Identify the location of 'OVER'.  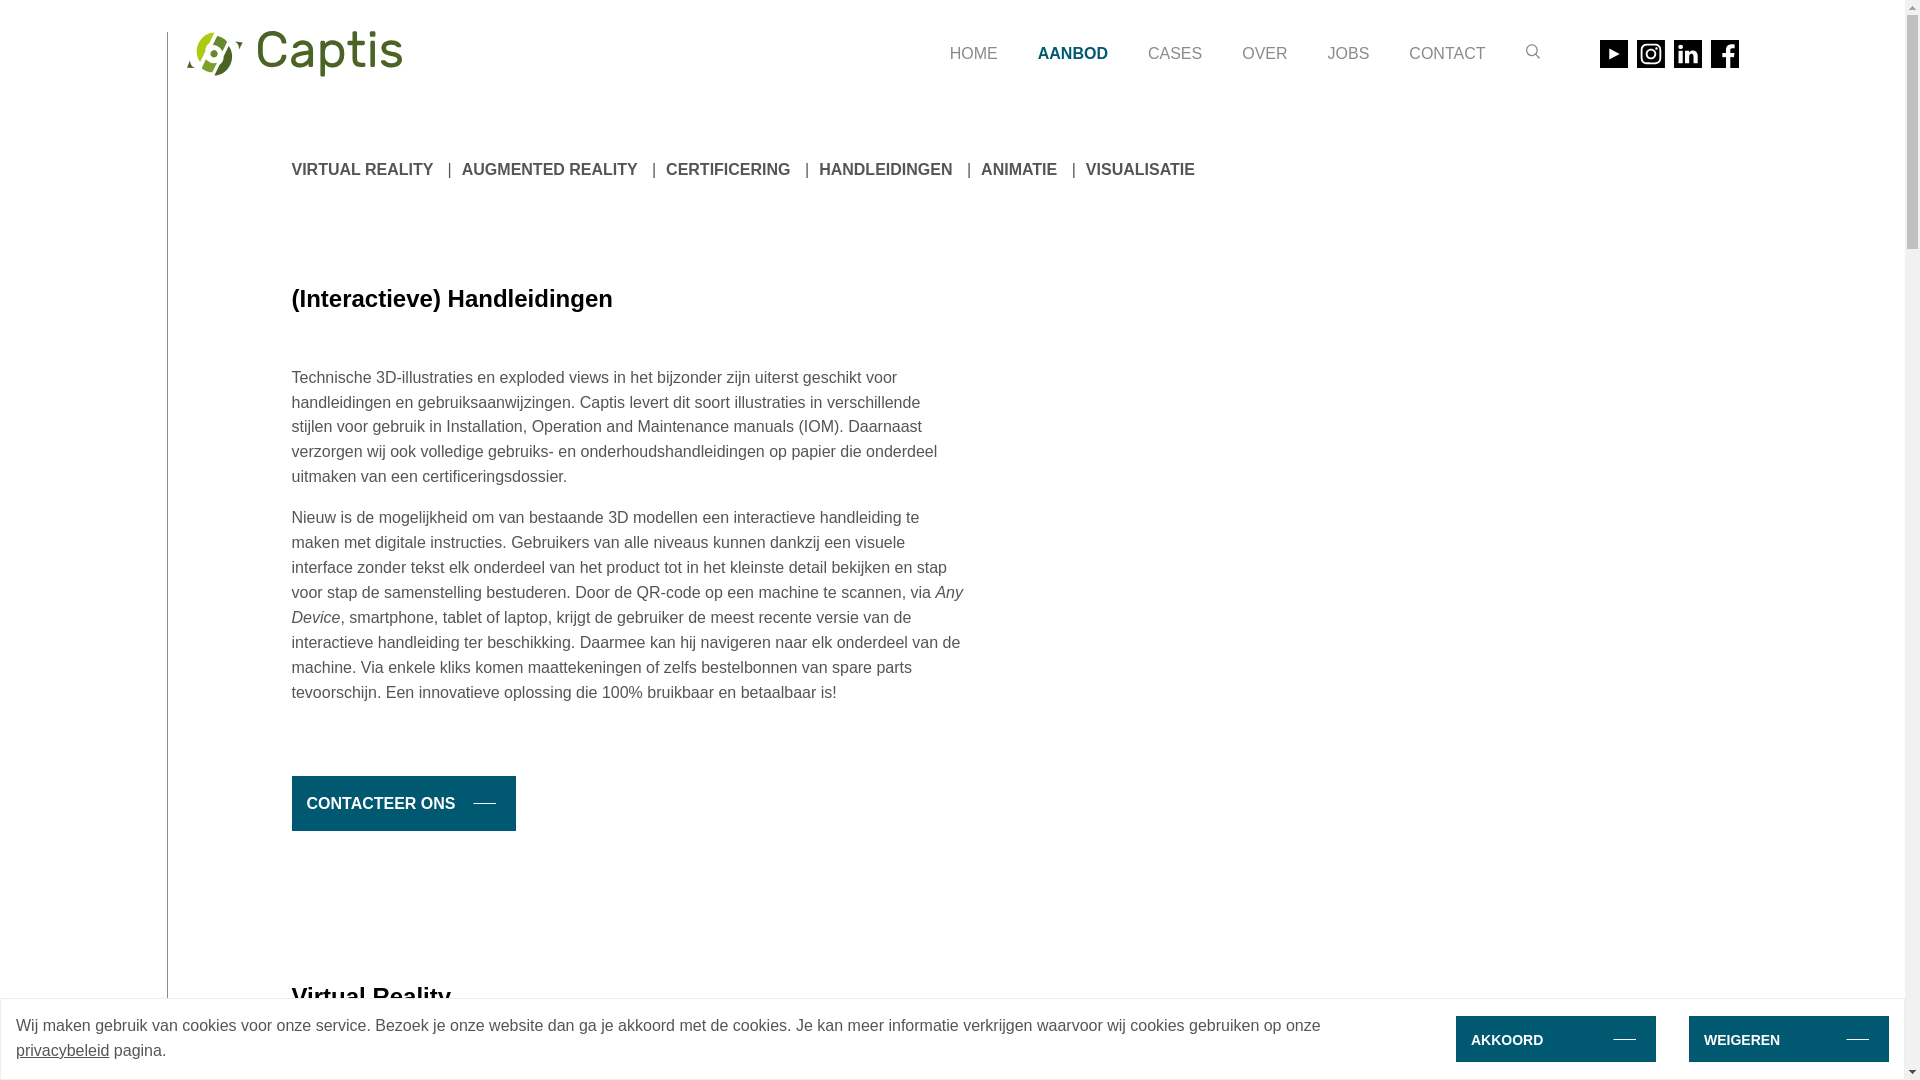
(1263, 53).